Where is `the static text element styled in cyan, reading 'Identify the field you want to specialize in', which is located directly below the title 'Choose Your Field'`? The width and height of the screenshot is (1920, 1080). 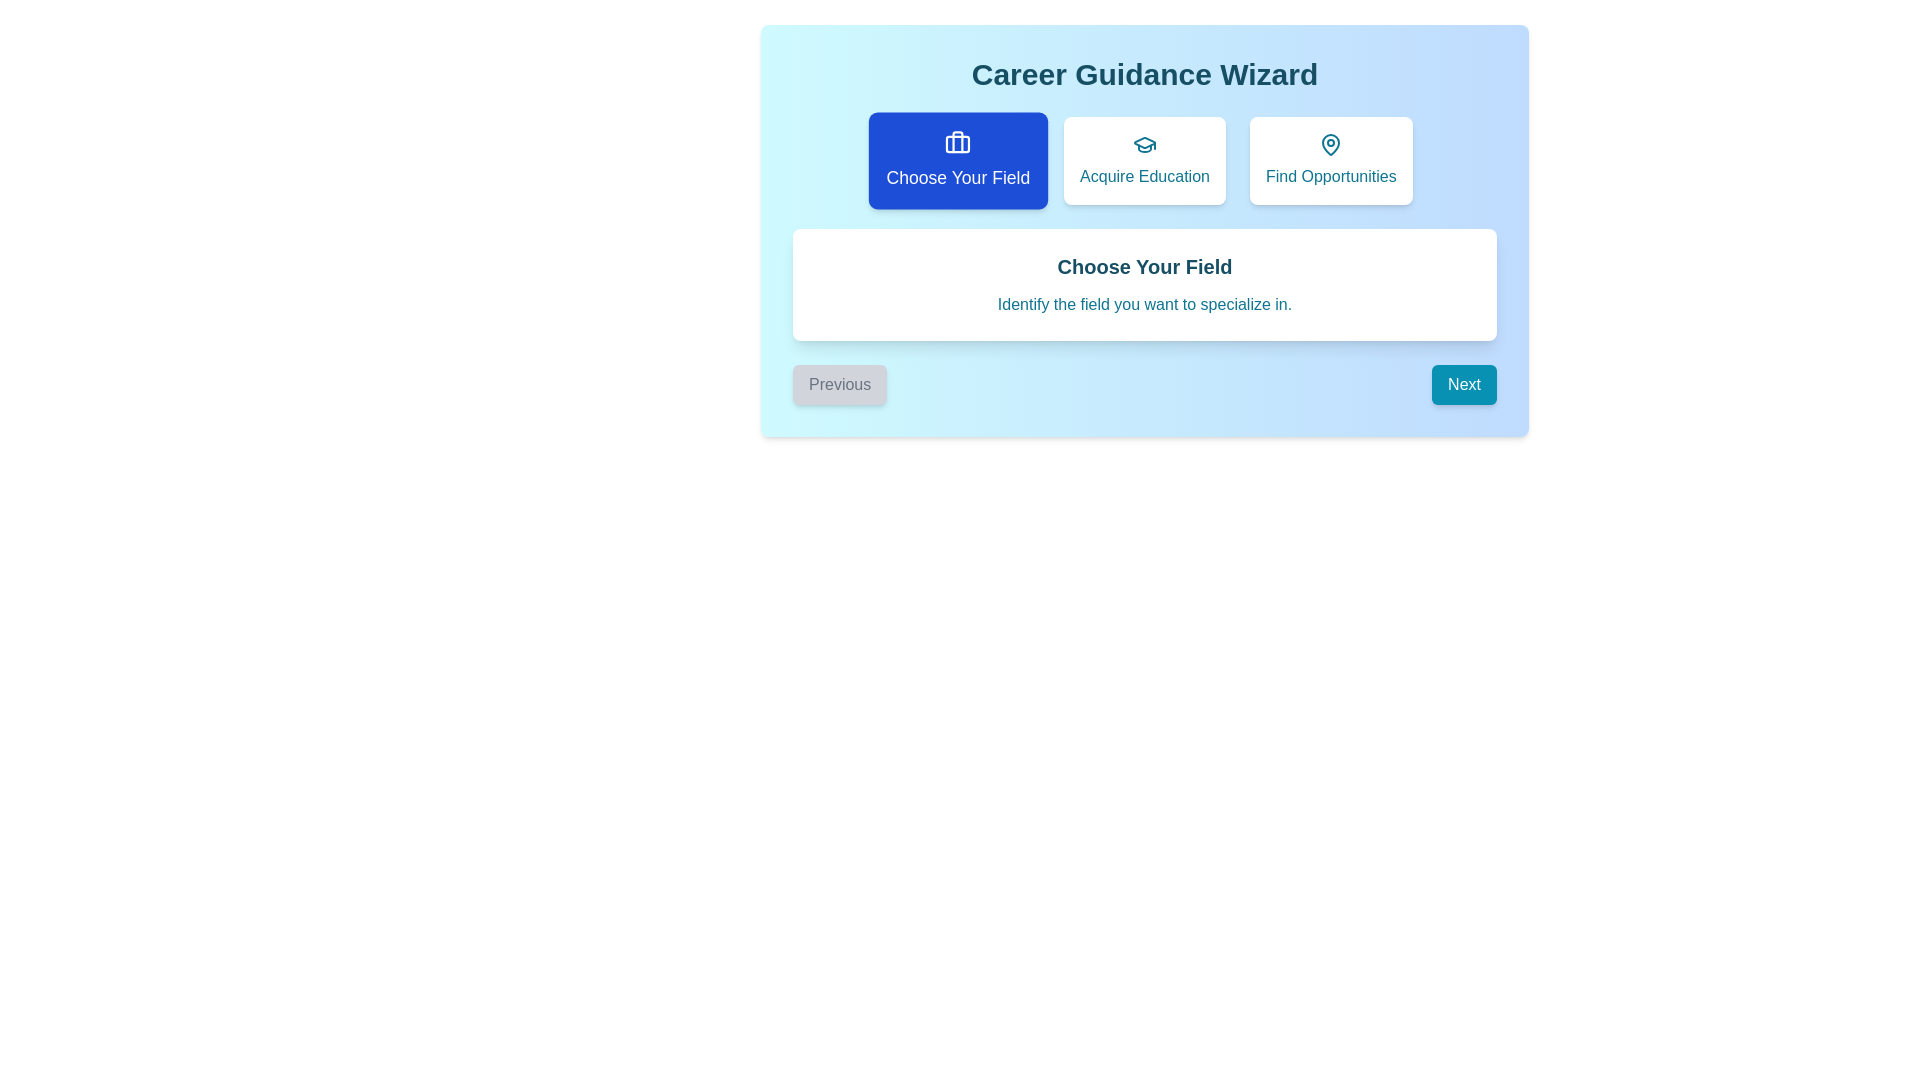
the static text element styled in cyan, reading 'Identify the field you want to specialize in', which is located directly below the title 'Choose Your Field' is located at coordinates (1145, 304).